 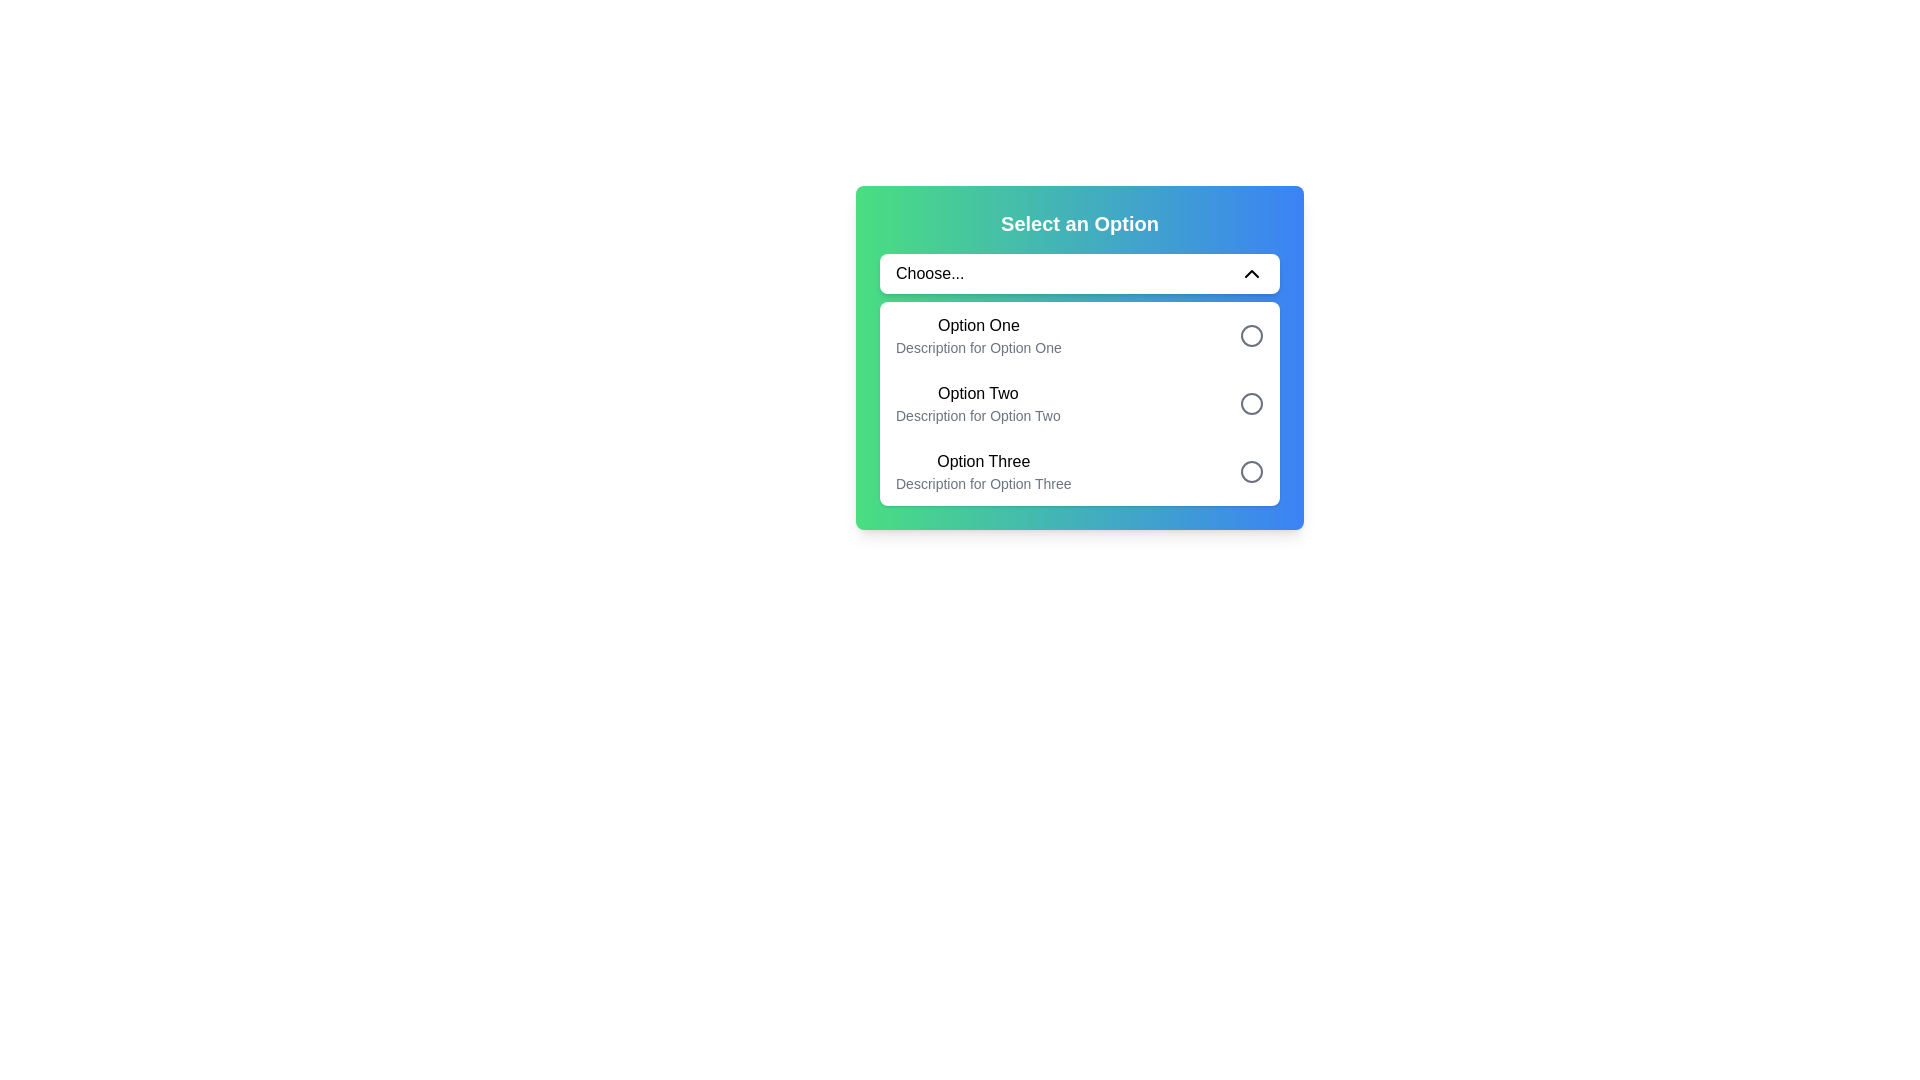 What do you see at coordinates (983, 483) in the screenshot?
I see `the text label styled in a smaller font size, appearing in gray, located directly below the bold title 'Option Three' in the dropdown menu` at bounding box center [983, 483].